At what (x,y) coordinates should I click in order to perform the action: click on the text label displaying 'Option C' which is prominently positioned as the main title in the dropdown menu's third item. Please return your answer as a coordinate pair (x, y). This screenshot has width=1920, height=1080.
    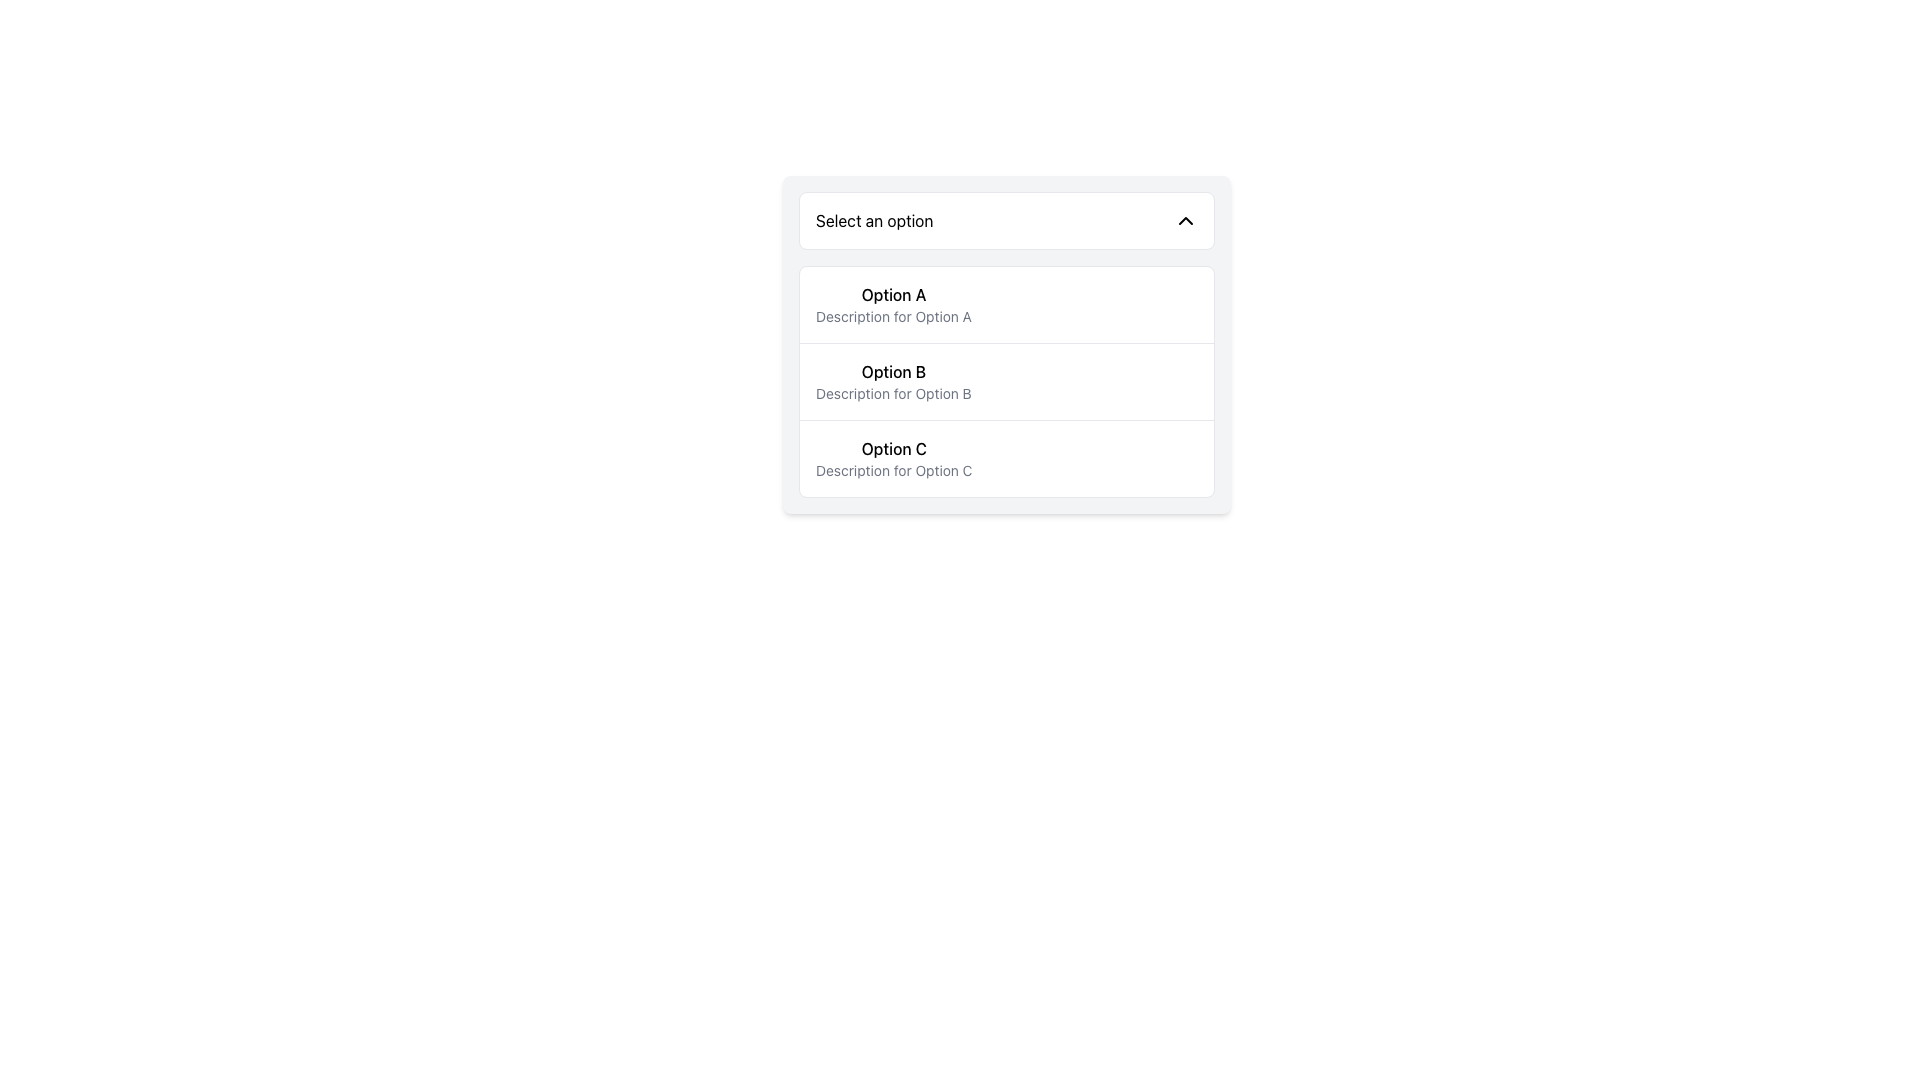
    Looking at the image, I should click on (893, 447).